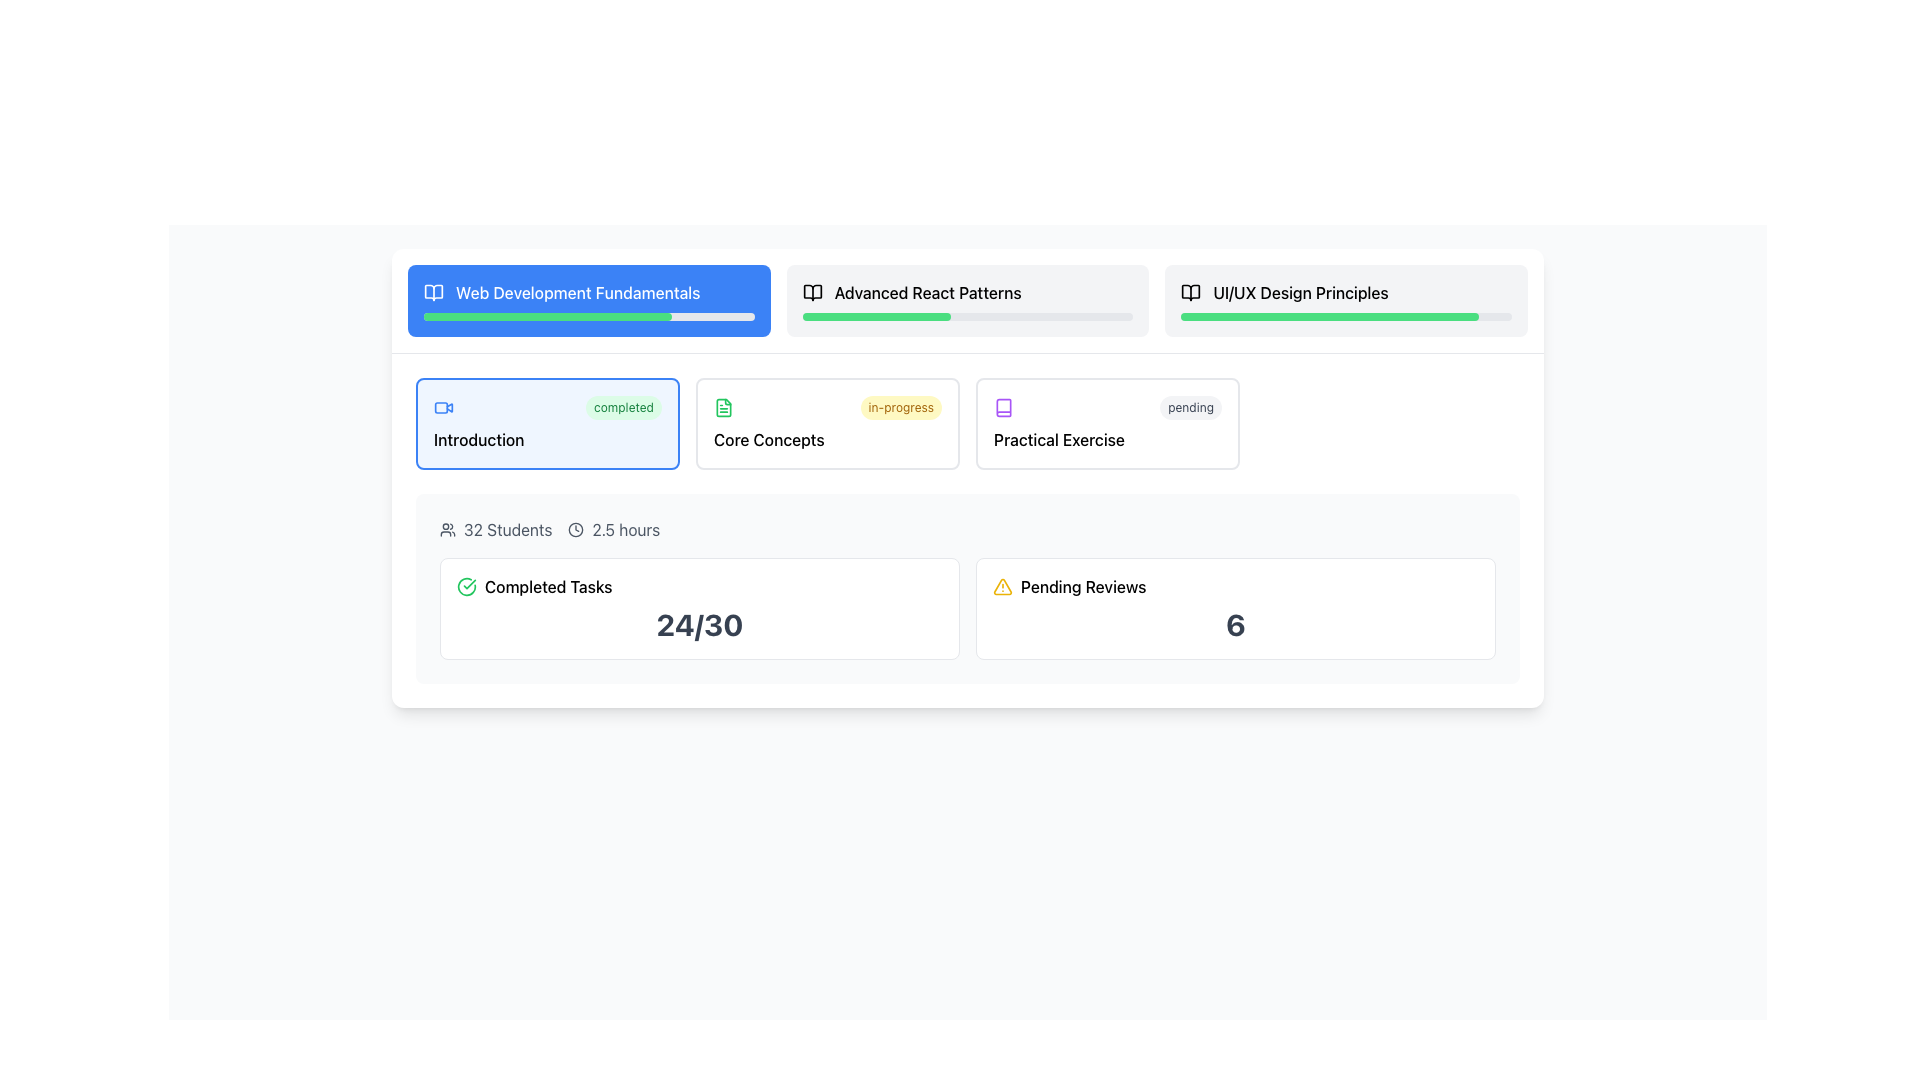 This screenshot has height=1080, width=1920. I want to click on the filled segment of the progress bar that visually indicates 75% completion, located beneath the 'Web Development Fundamentals' label, so click(547, 315).